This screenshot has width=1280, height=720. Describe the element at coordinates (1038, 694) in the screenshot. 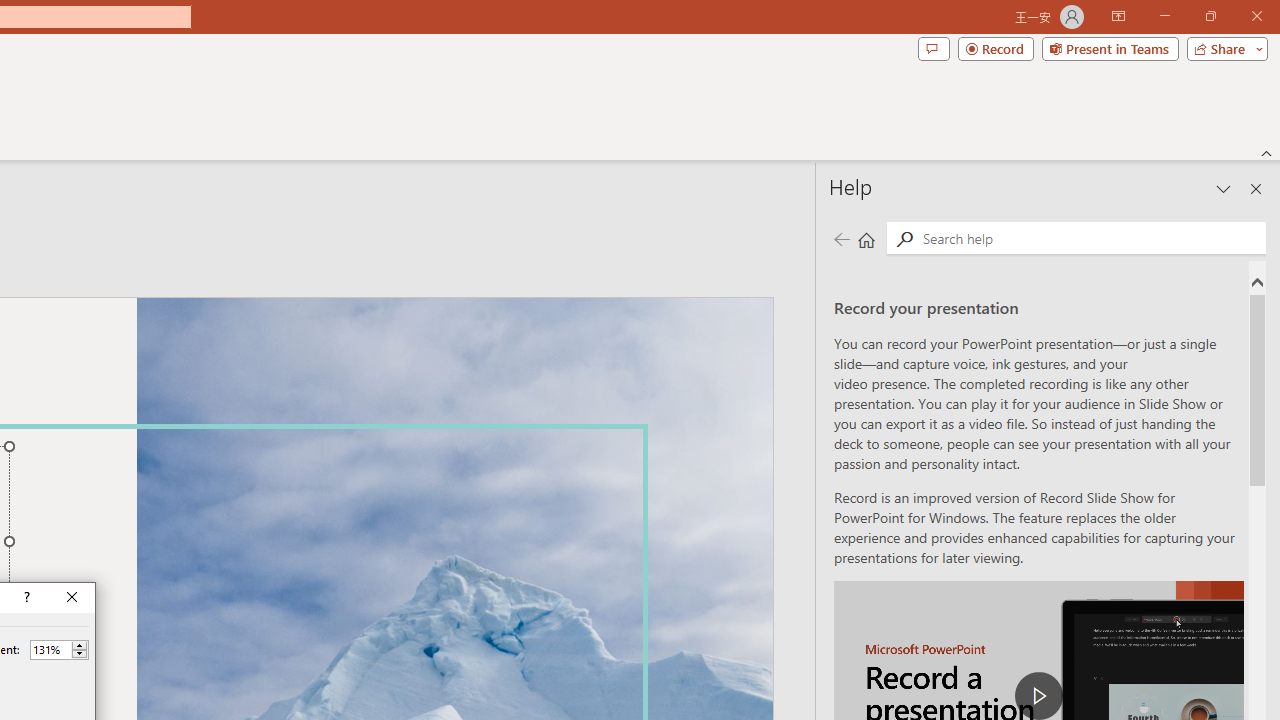

I see `'play Record a Presentation'` at that location.